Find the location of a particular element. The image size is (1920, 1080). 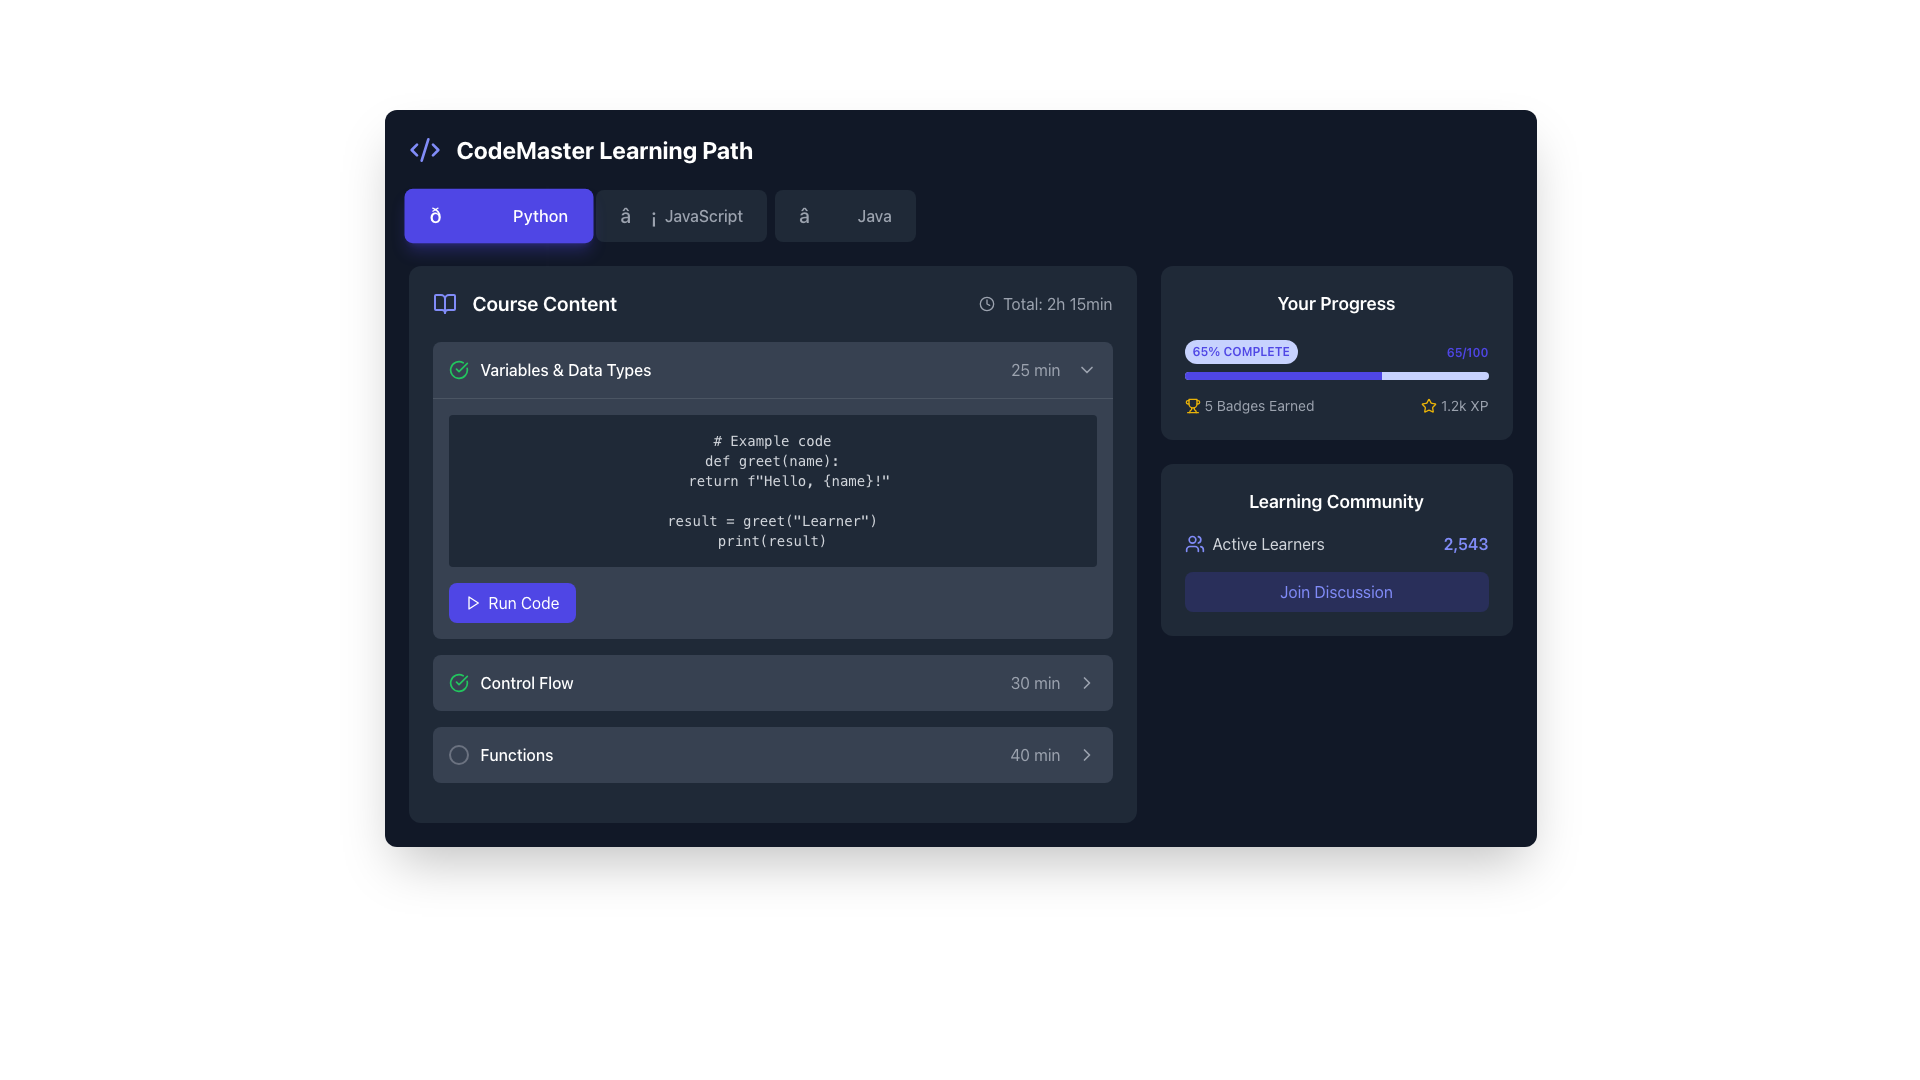

the Code snippet viewer located in the 'Variables & Data Types' section of the 'Course Content' area, which displays a Python code snippet is located at coordinates (771, 517).